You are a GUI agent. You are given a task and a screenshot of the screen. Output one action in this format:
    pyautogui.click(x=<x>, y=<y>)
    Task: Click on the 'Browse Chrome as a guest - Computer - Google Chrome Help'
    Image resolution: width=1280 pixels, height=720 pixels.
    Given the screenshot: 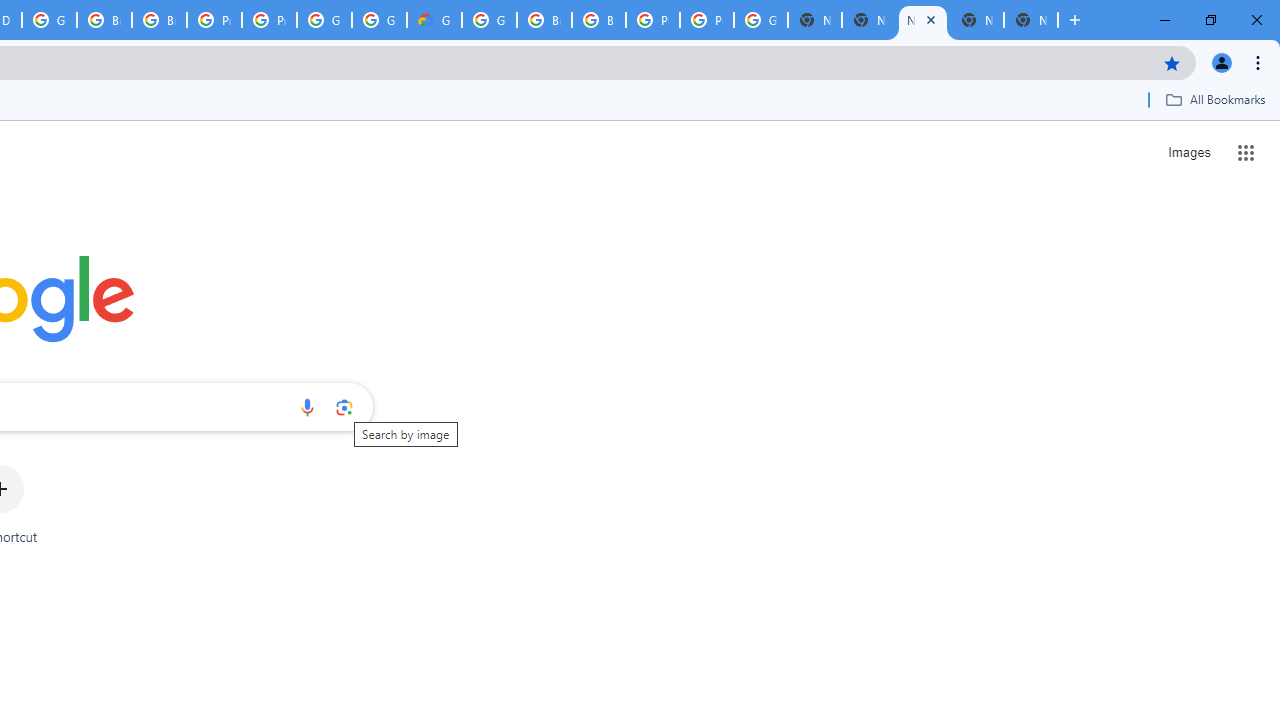 What is the action you would take?
    pyautogui.click(x=544, y=20)
    